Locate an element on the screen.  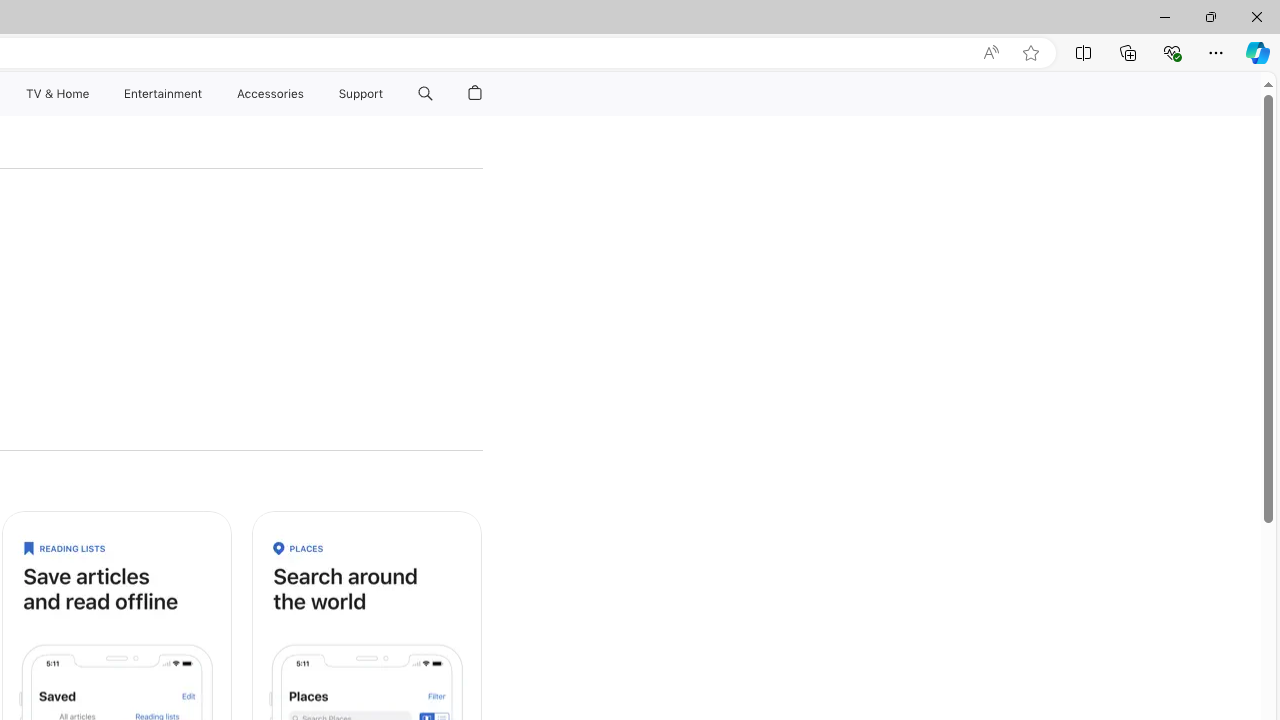
'Search apple.com' is located at coordinates (424, 93).